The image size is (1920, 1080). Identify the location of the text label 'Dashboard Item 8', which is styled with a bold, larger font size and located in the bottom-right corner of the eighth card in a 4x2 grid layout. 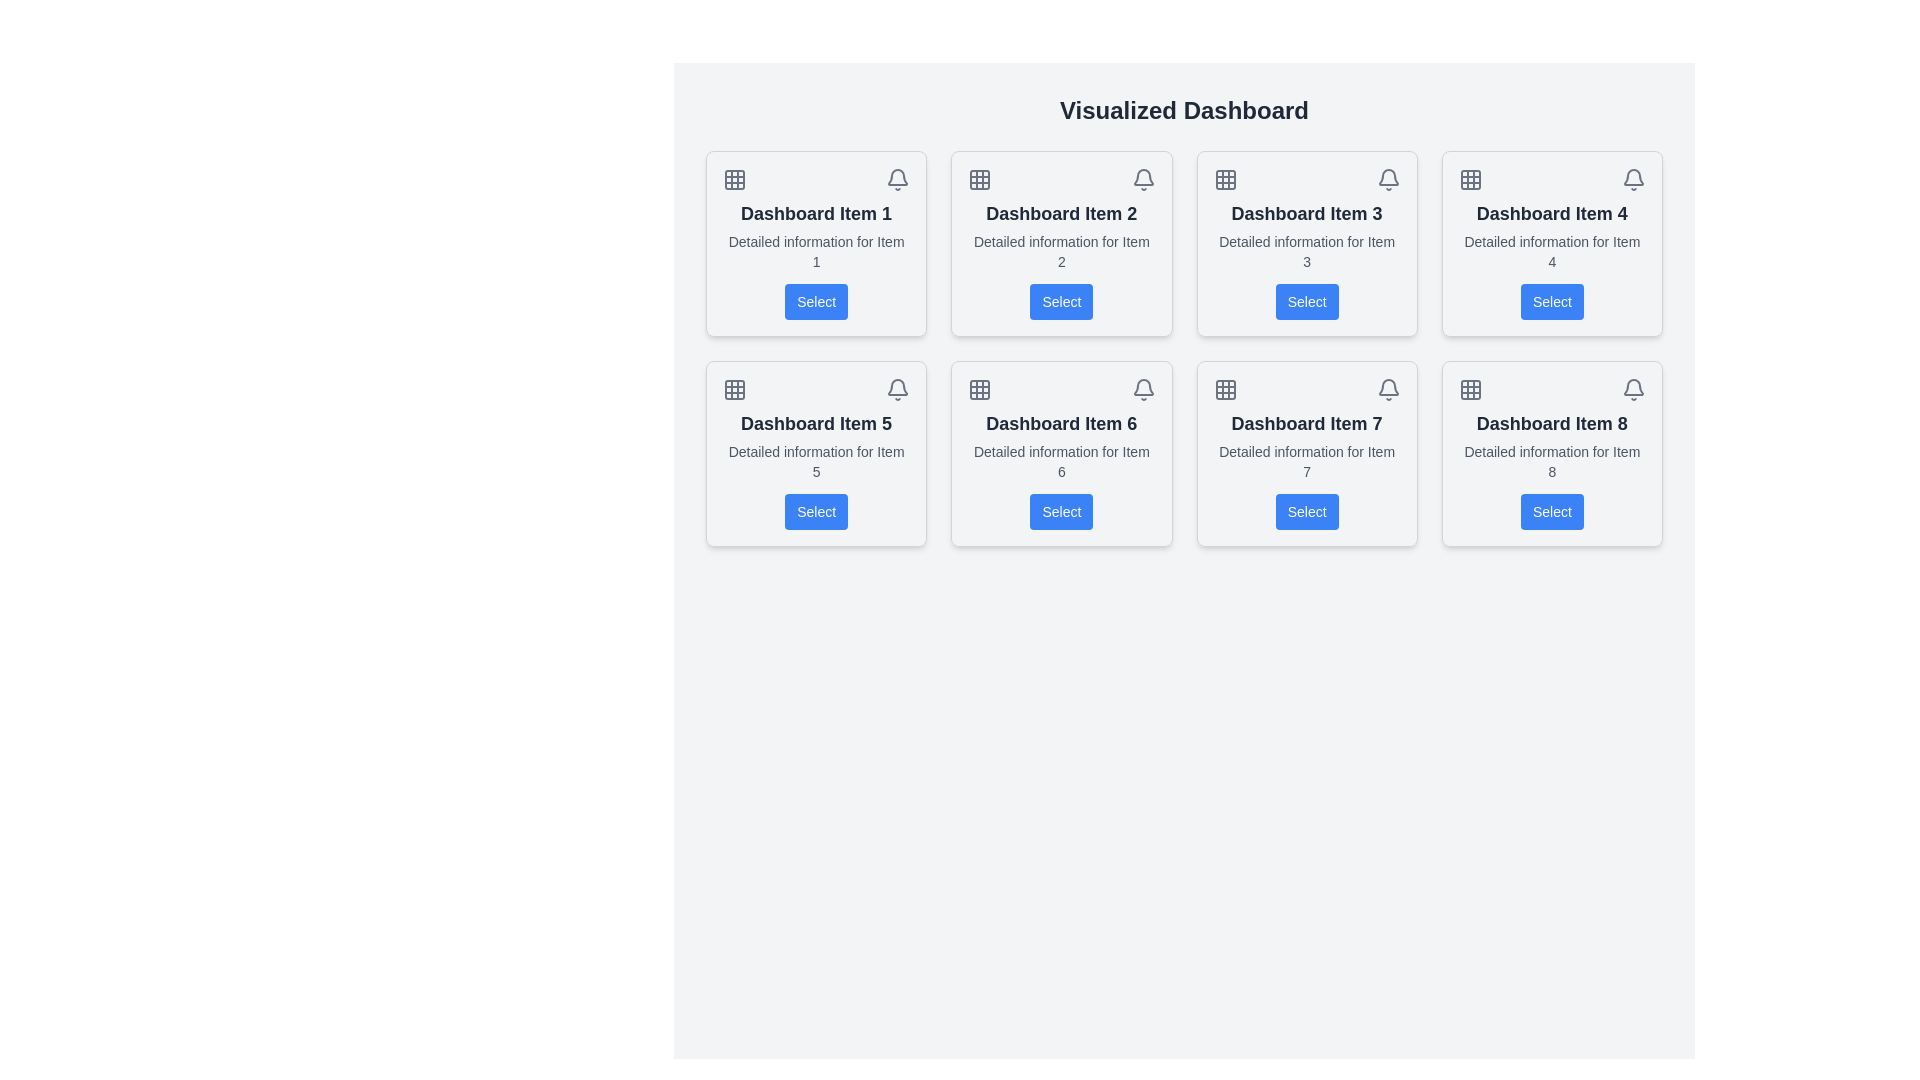
(1551, 423).